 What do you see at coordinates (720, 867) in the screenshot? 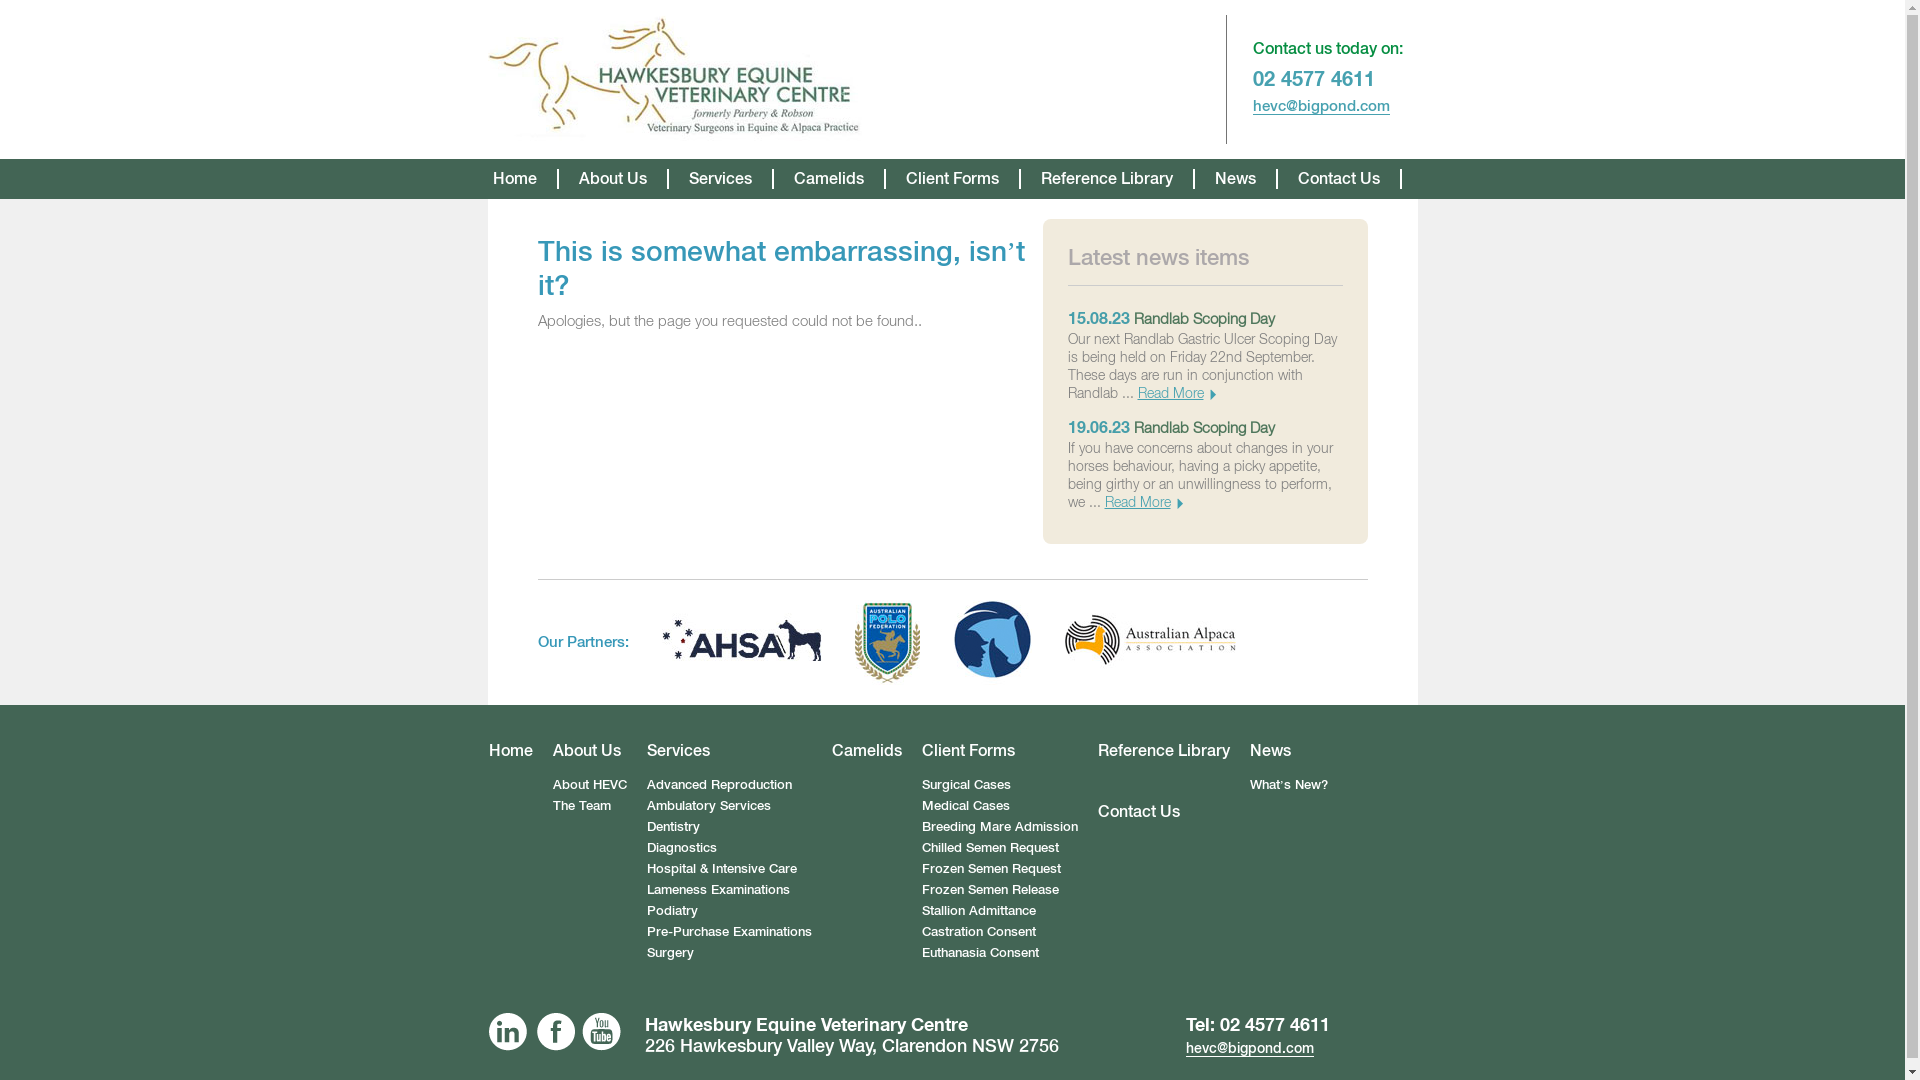
I see `'Hospital & Intensive Care'` at bounding box center [720, 867].